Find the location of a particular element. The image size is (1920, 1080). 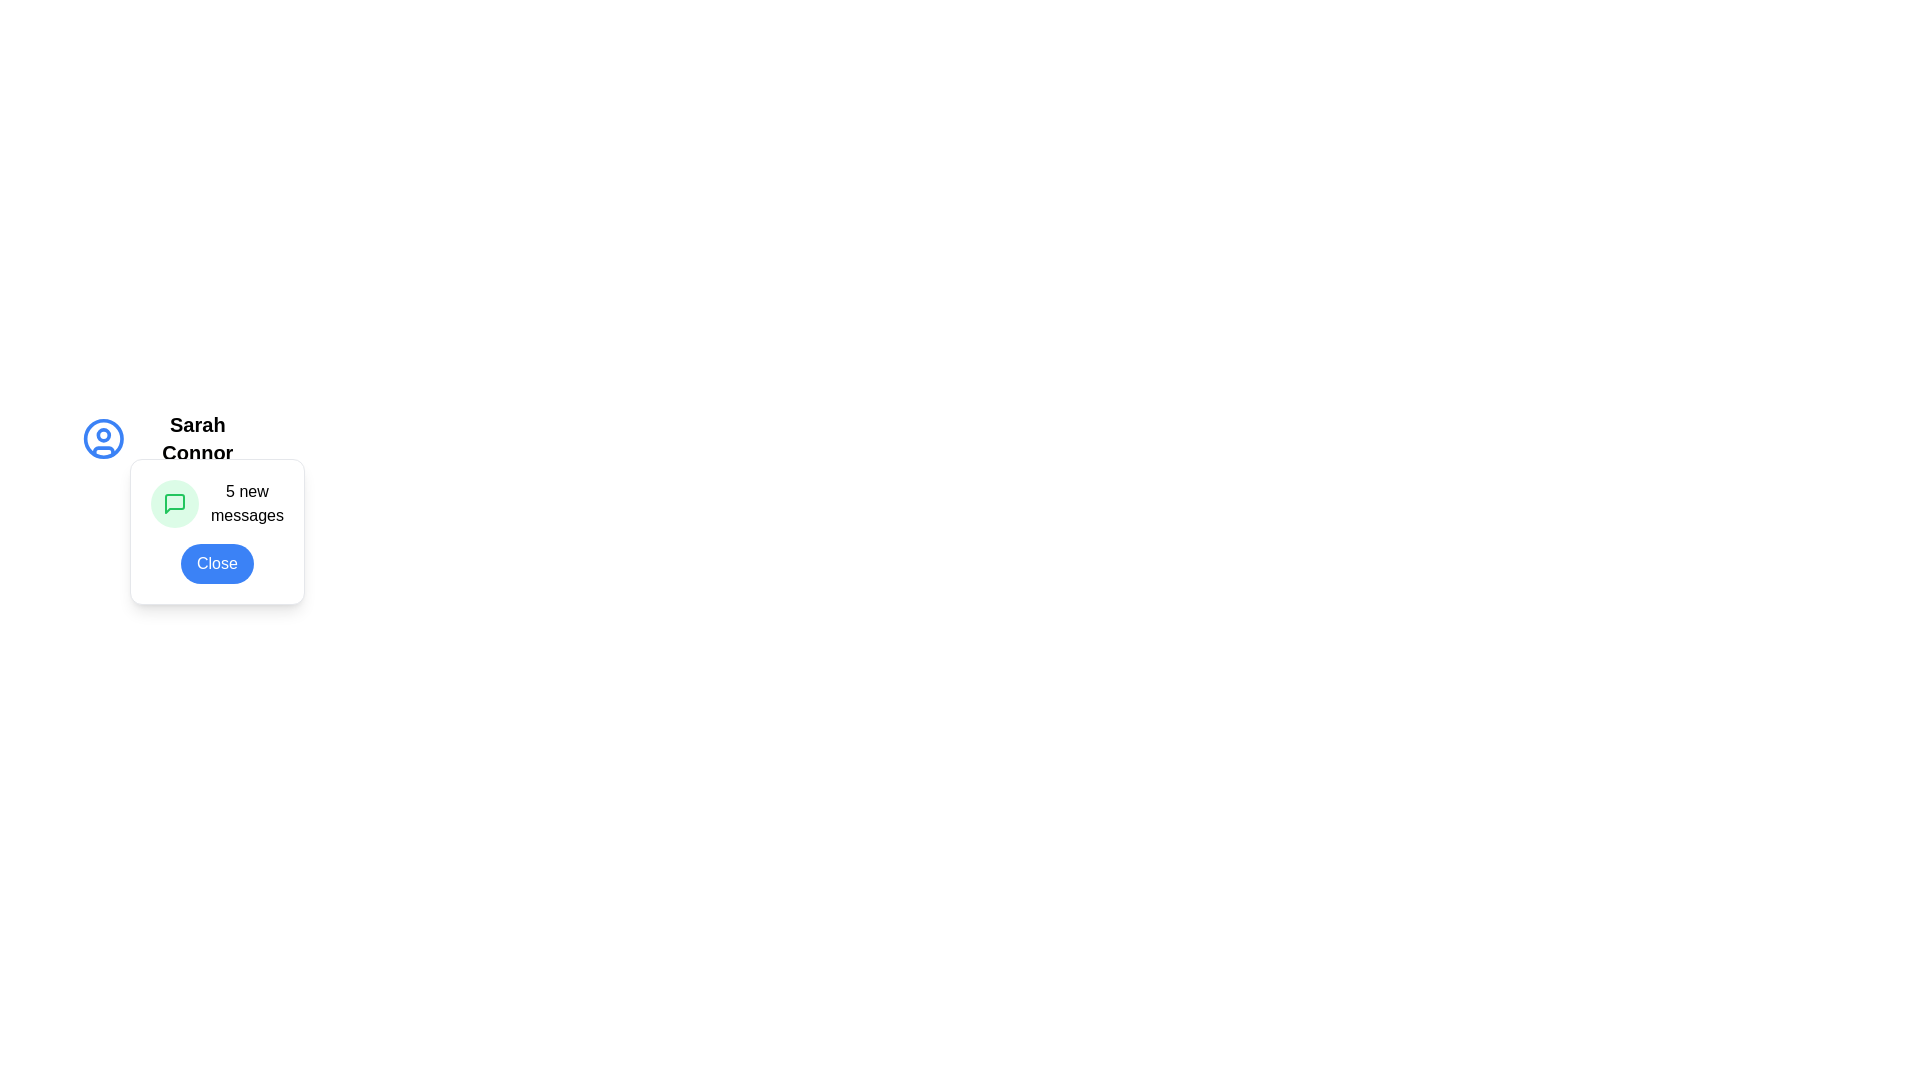

the circular shape element with a blue stroke that is part of the user profile icon located to the left of 'Sarah Connor' is located at coordinates (102, 438).